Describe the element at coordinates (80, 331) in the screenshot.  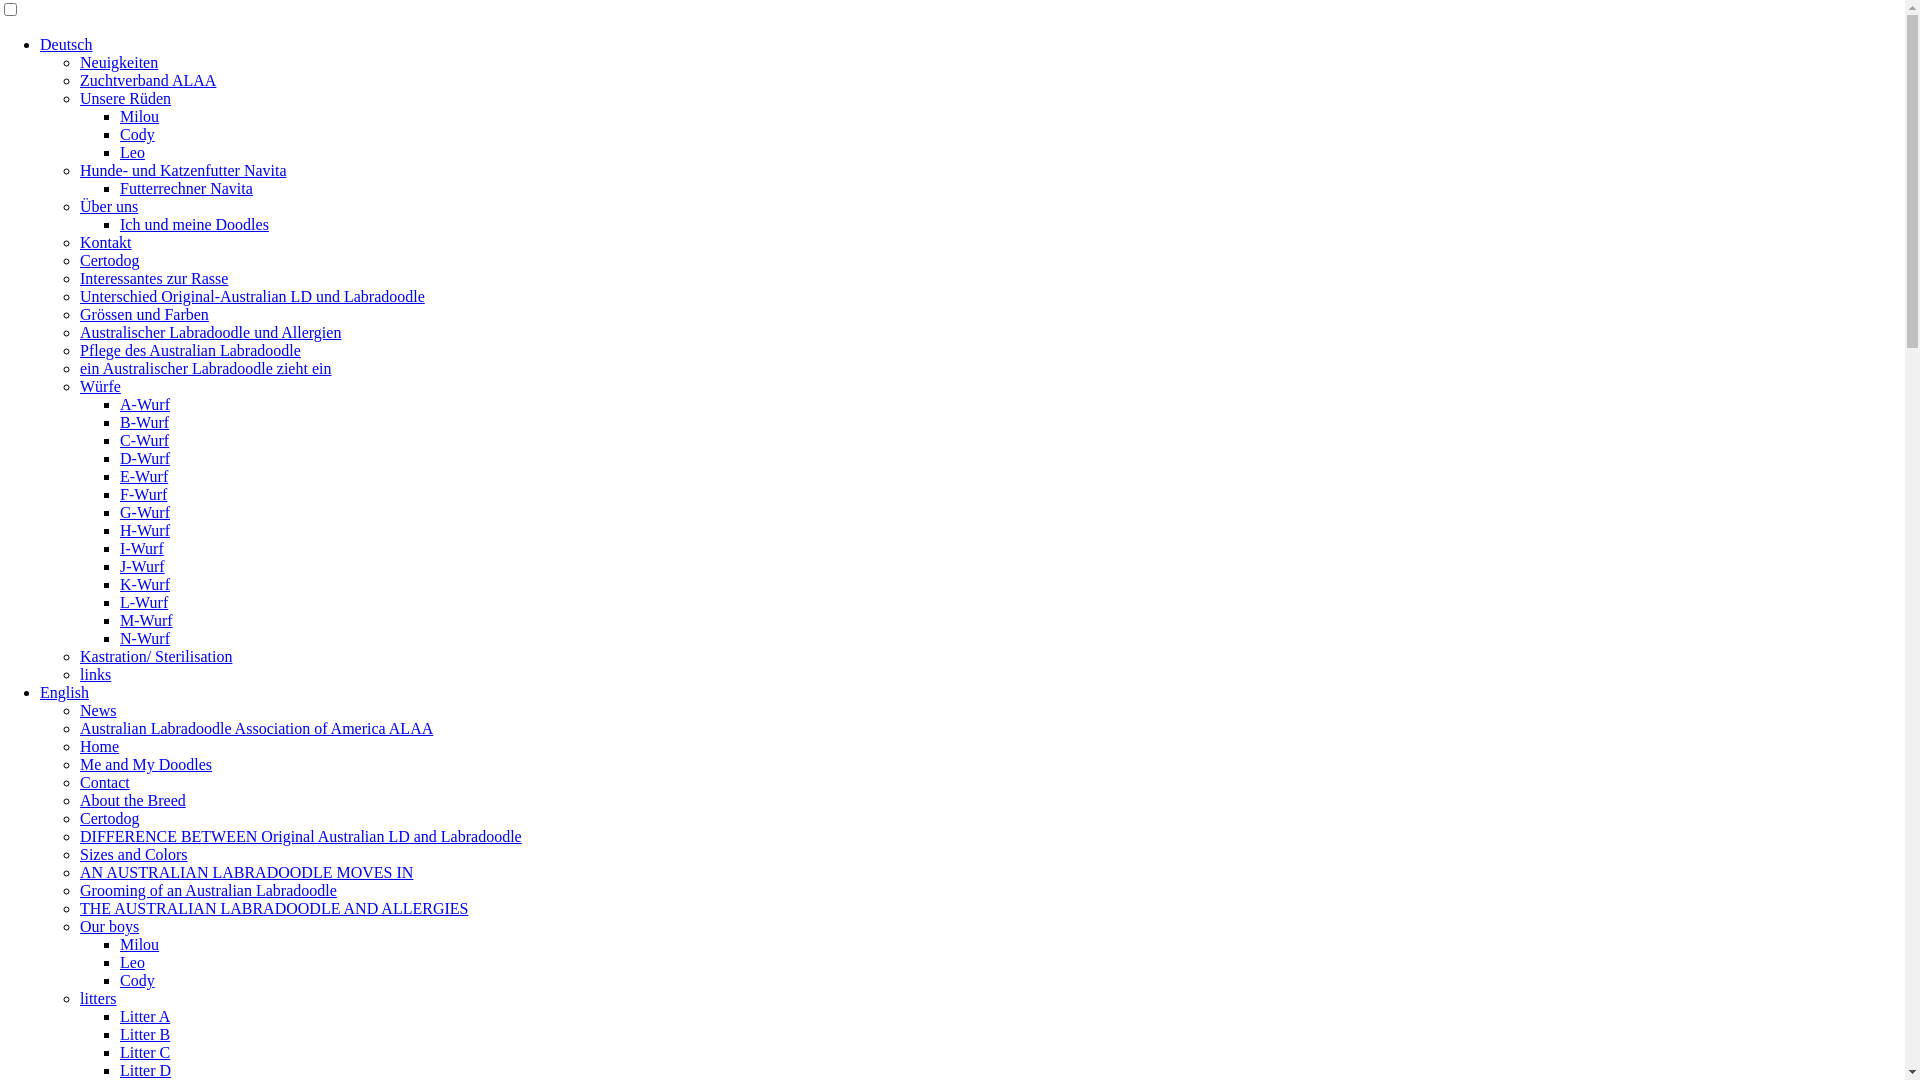
I see `'Australischer Labradoodle und Allergien'` at that location.